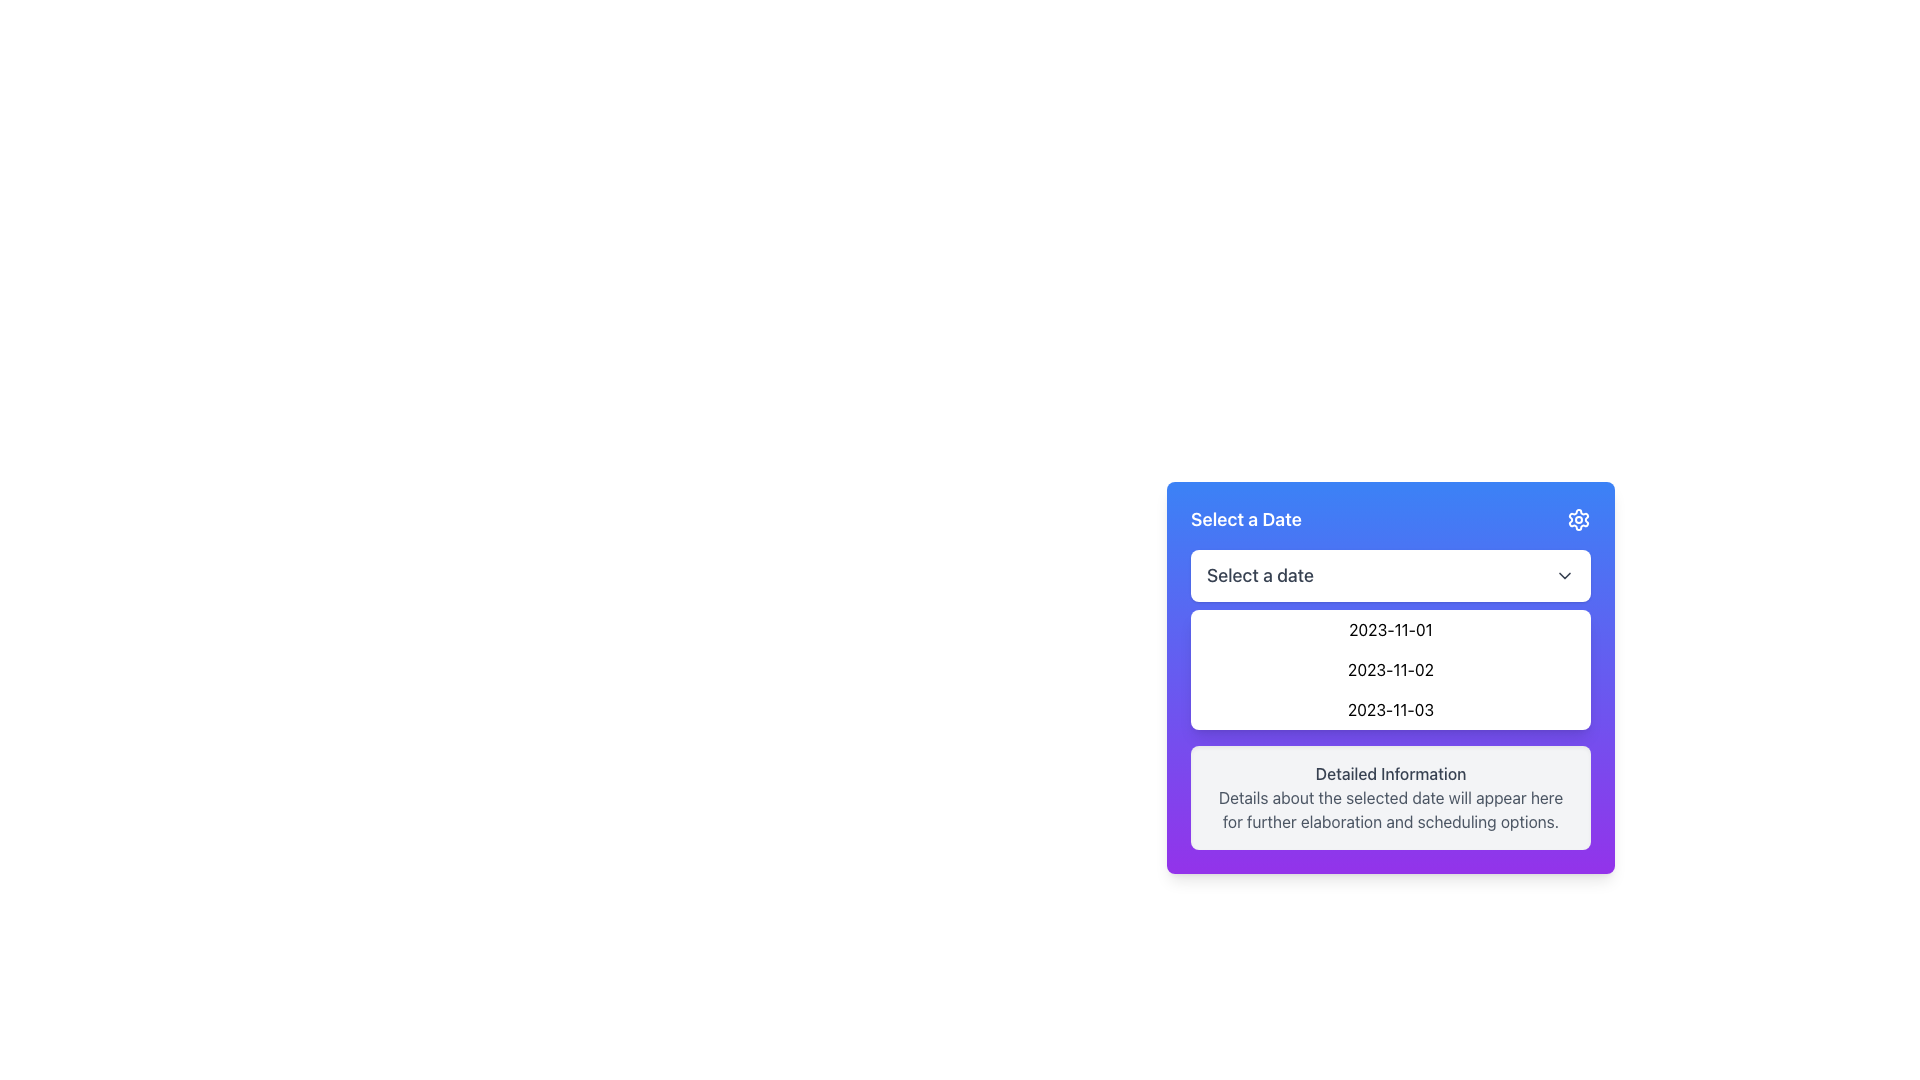 This screenshot has width=1920, height=1080. I want to click on the first clickable list item in the date selection dropdown to trigger a visual change, so click(1390, 628).